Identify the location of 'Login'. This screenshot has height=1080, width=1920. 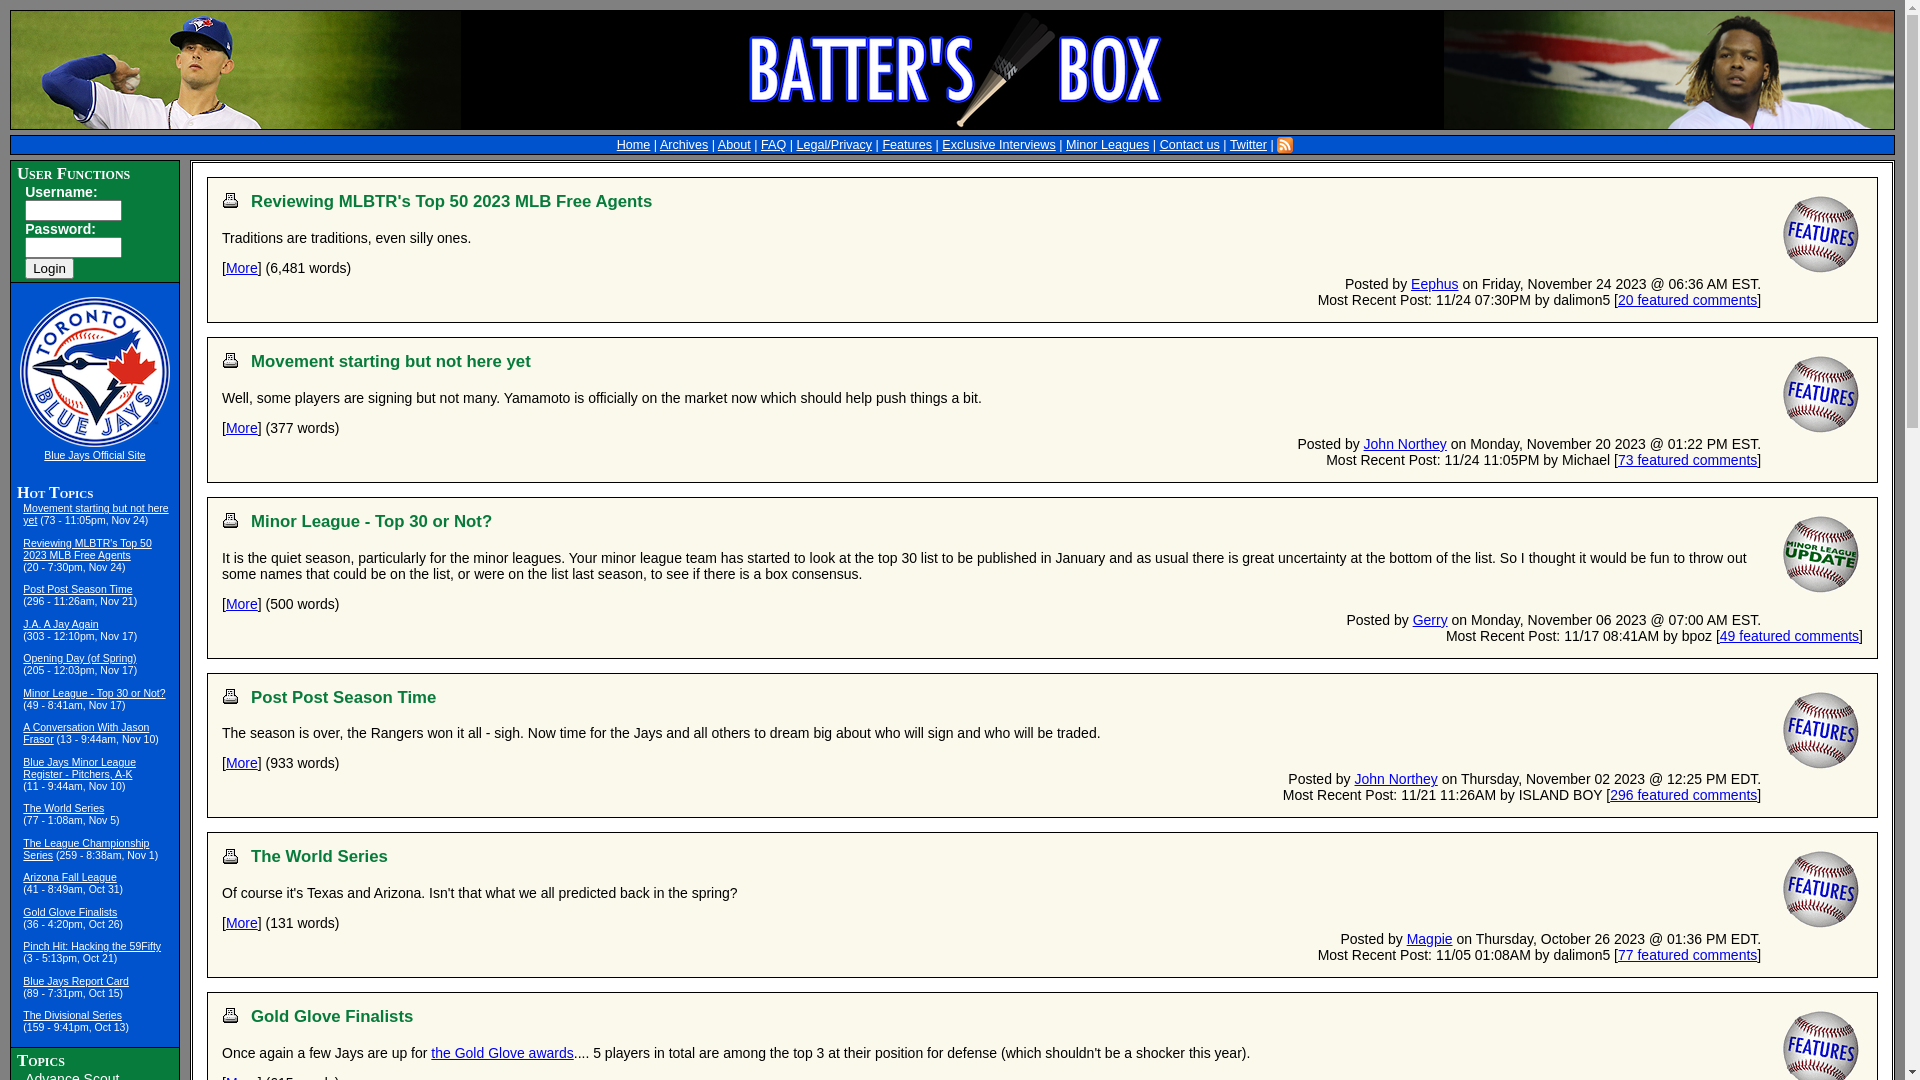
(49, 267).